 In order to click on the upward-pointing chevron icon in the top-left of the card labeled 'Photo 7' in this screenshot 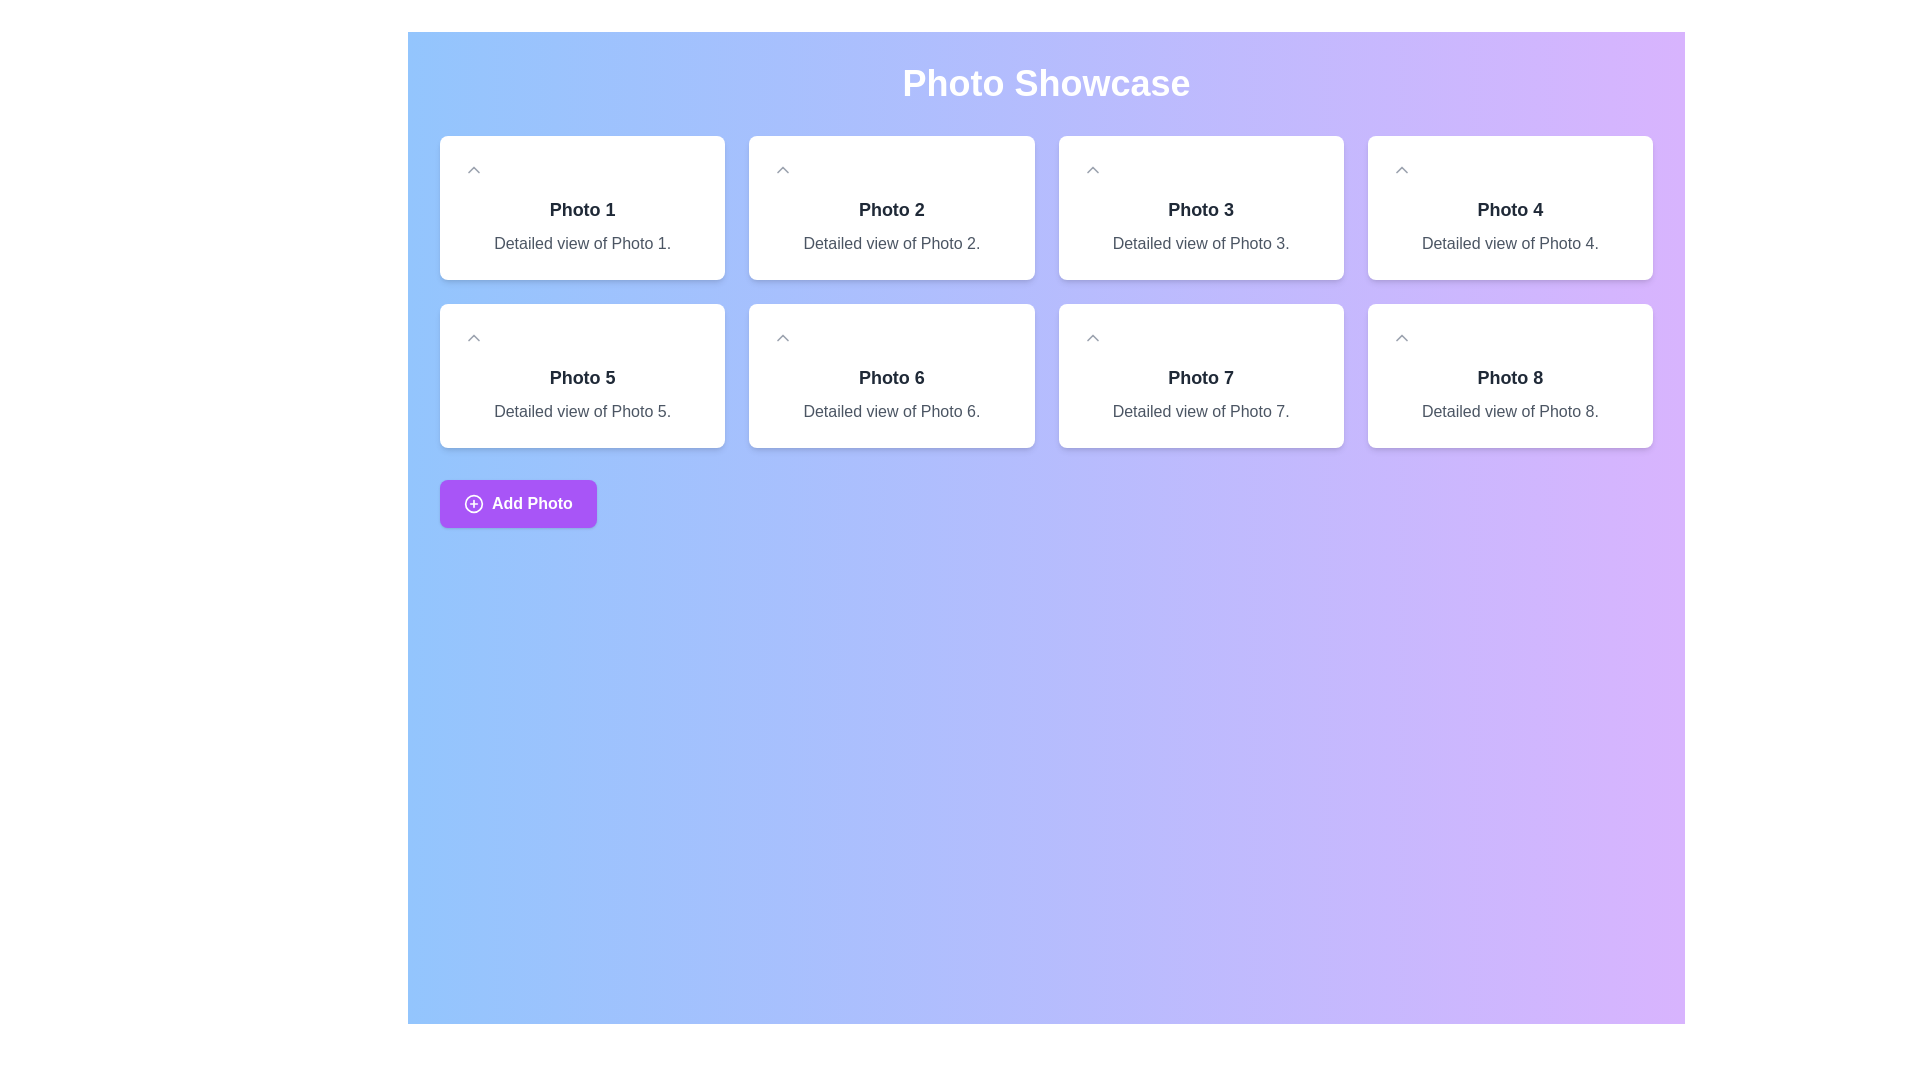, I will do `click(1091, 337)`.